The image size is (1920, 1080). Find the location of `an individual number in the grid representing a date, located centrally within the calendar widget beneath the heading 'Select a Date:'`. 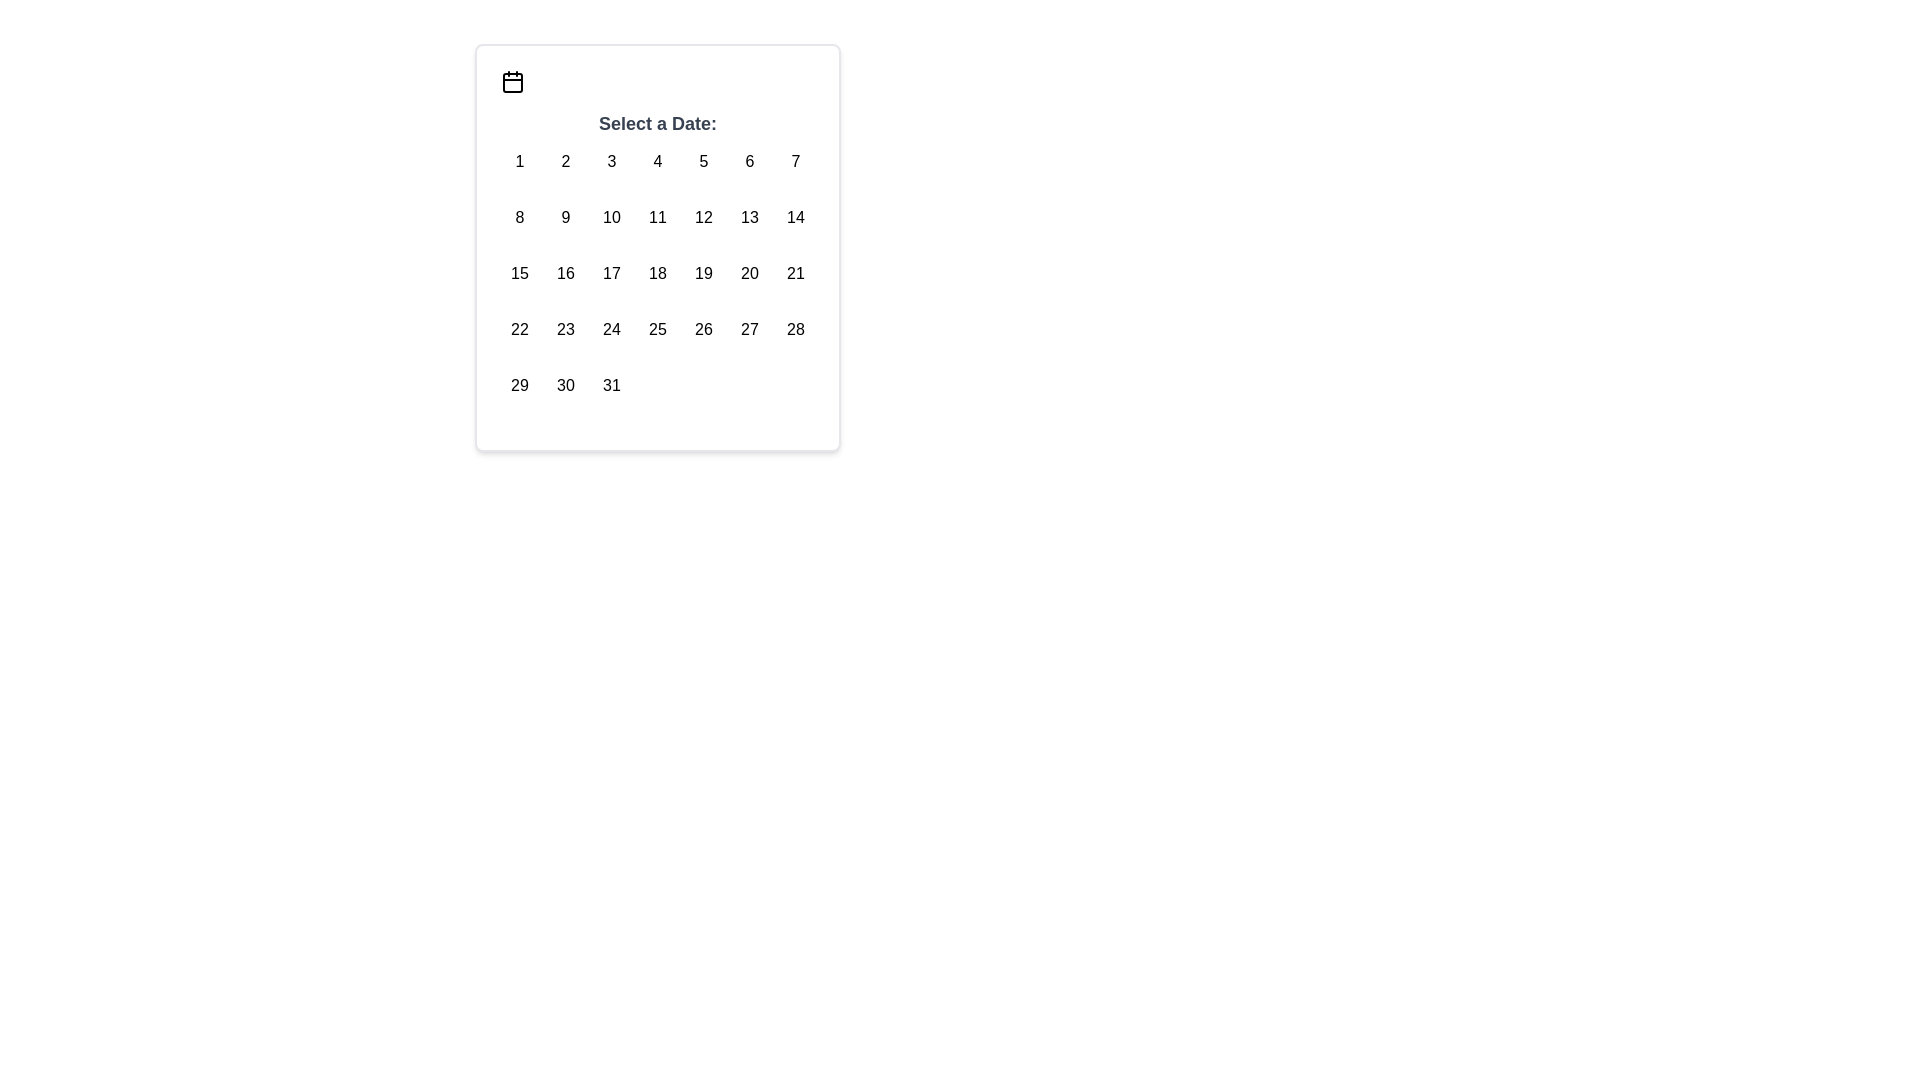

an individual number in the grid representing a date, located centrally within the calendar widget beneath the heading 'Select a Date:' is located at coordinates (657, 273).